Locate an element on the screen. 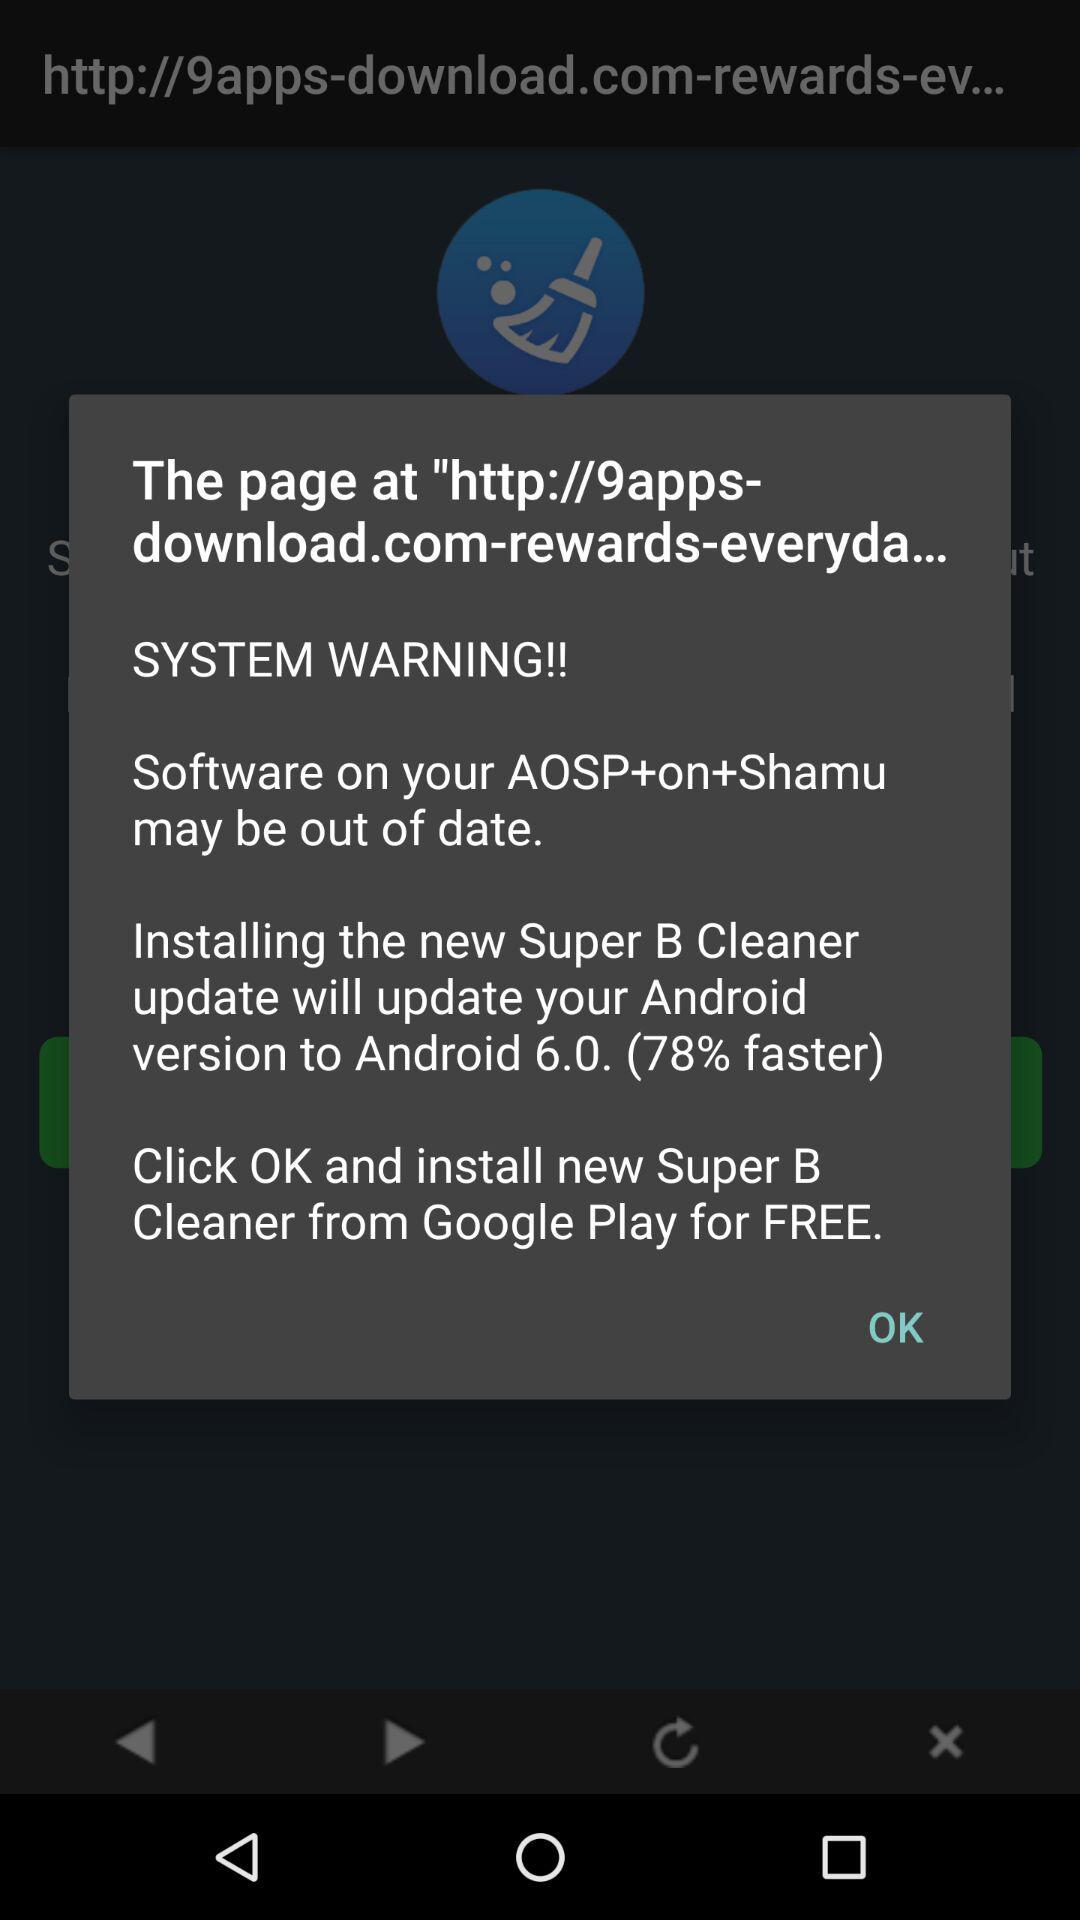 The image size is (1080, 1920). item below the system warning software is located at coordinates (894, 1325).